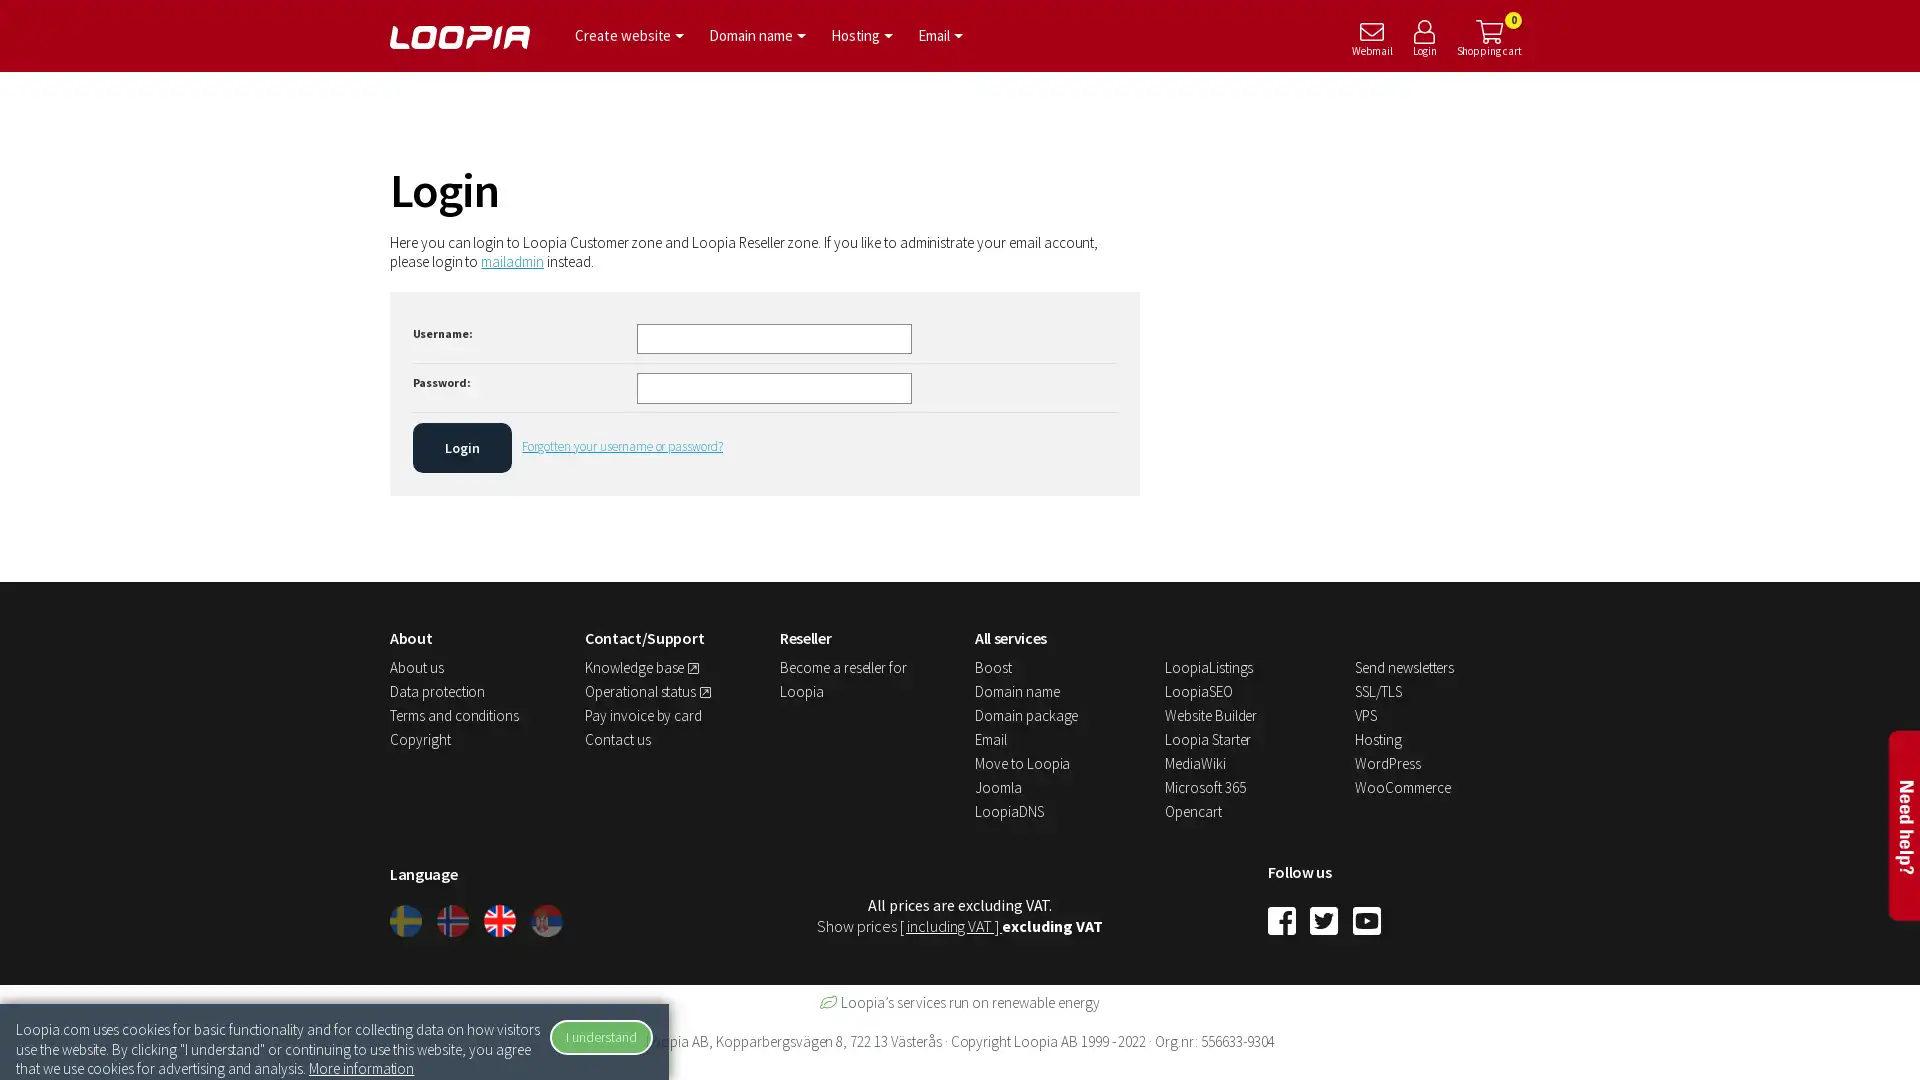 The image size is (1920, 1080). I want to click on Login, so click(460, 446).